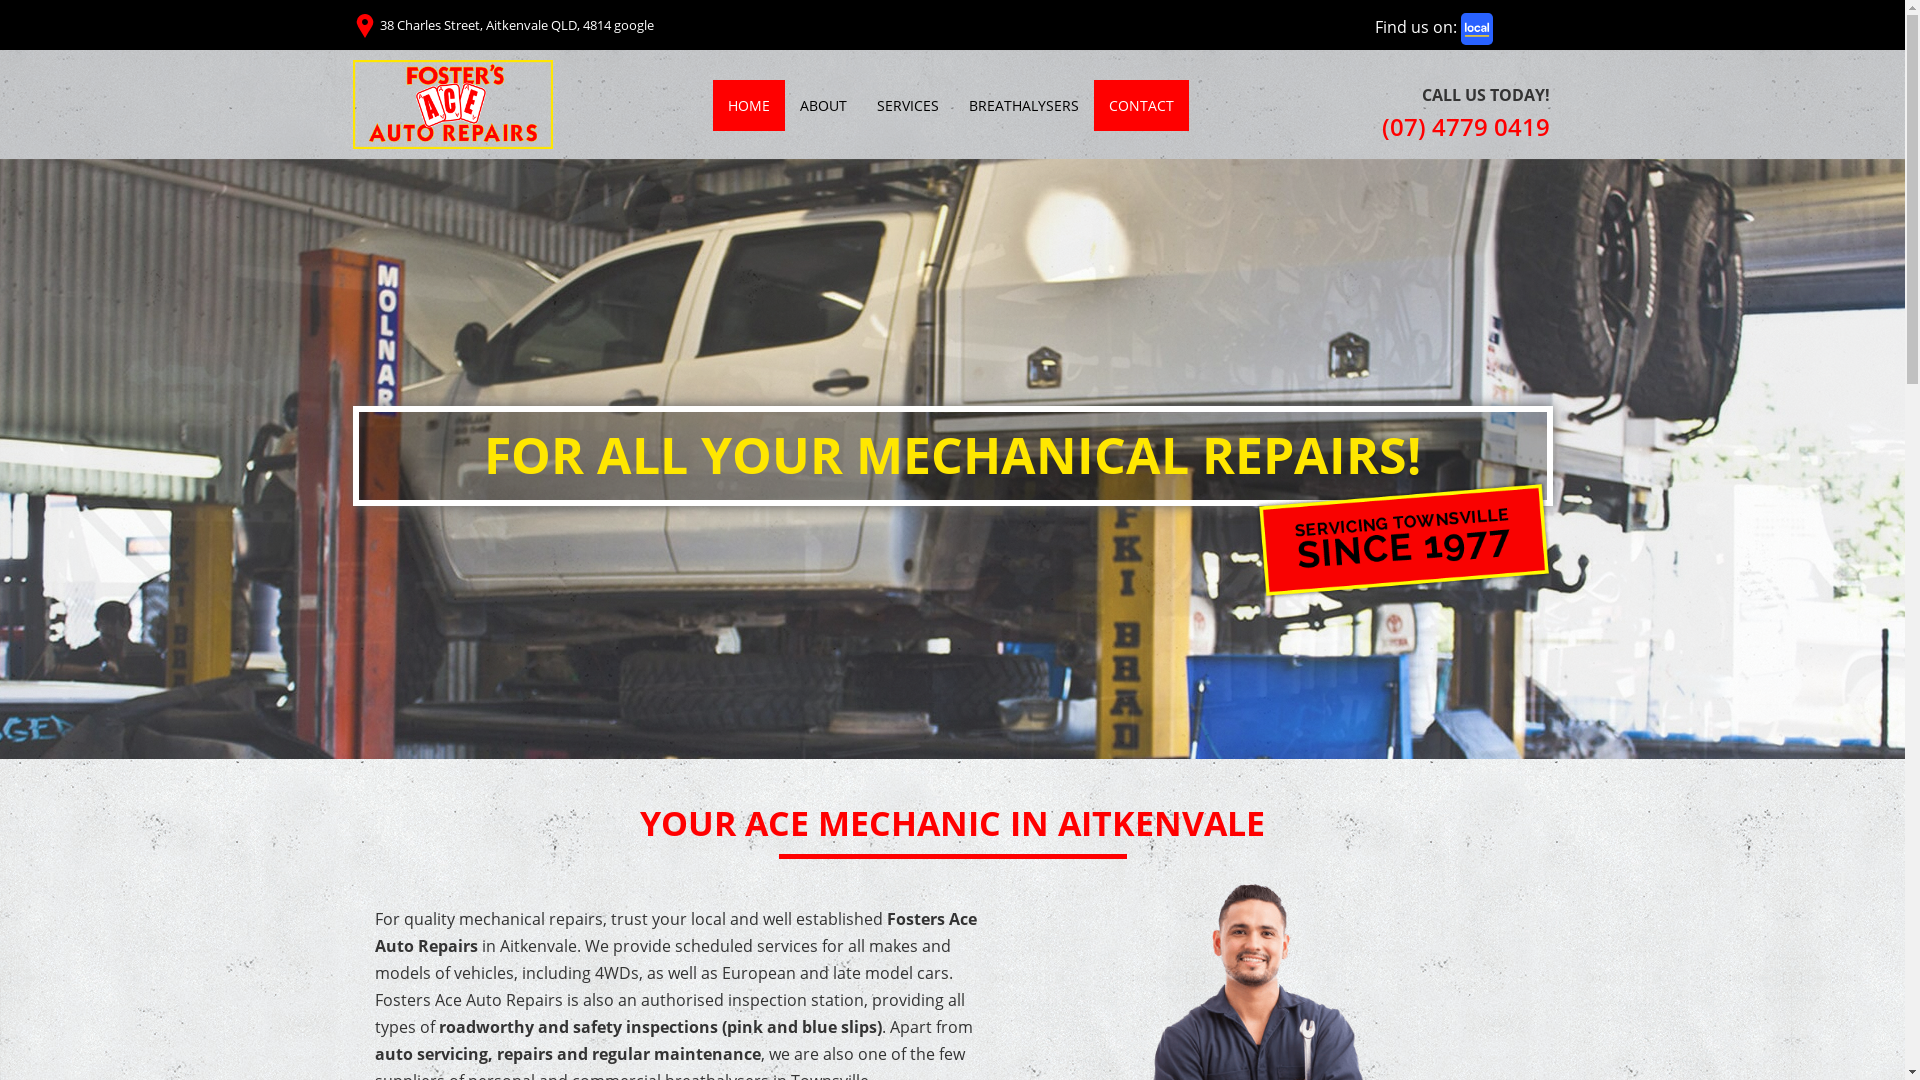 The image size is (1920, 1080). I want to click on 'BREATHALYSERS', so click(953, 105).